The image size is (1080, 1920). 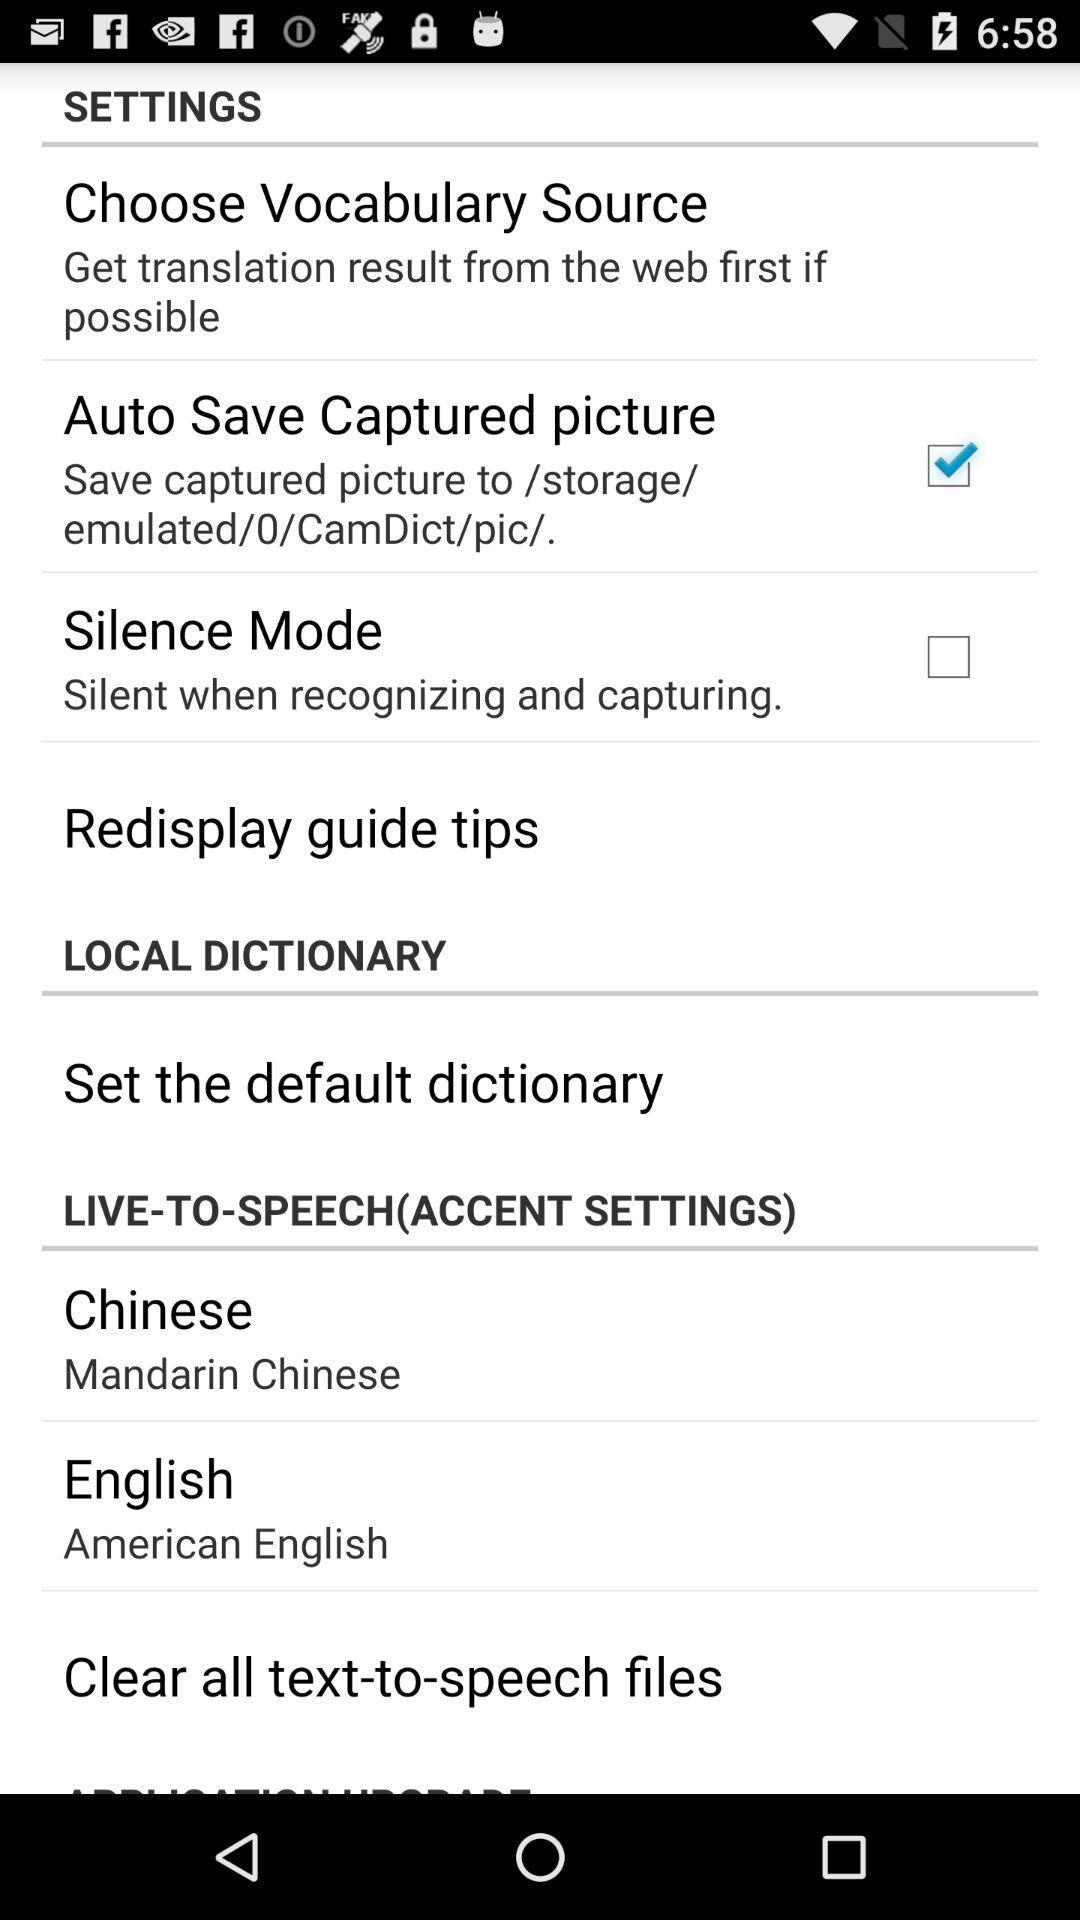 I want to click on choose vocabulary source app, so click(x=385, y=200).